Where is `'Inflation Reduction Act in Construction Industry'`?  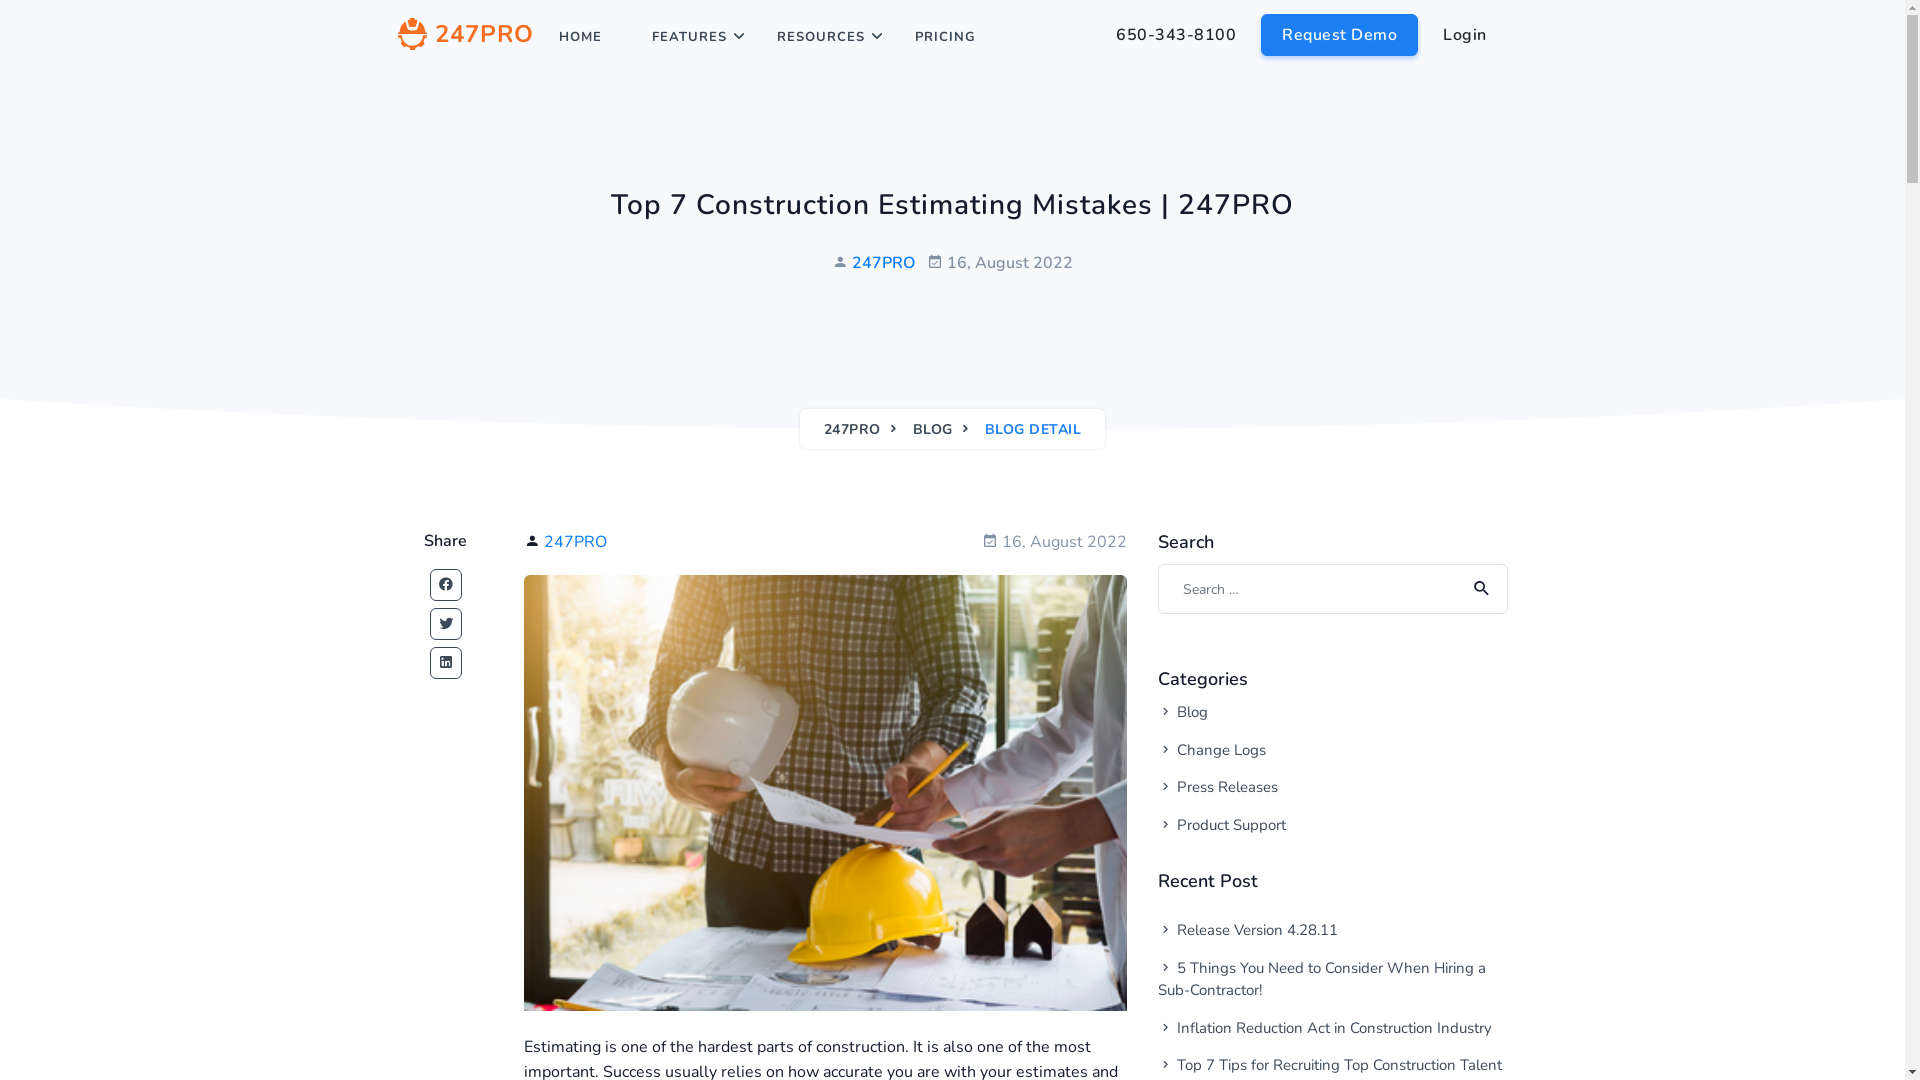 'Inflation Reduction Act in Construction Industry' is located at coordinates (1333, 1027).